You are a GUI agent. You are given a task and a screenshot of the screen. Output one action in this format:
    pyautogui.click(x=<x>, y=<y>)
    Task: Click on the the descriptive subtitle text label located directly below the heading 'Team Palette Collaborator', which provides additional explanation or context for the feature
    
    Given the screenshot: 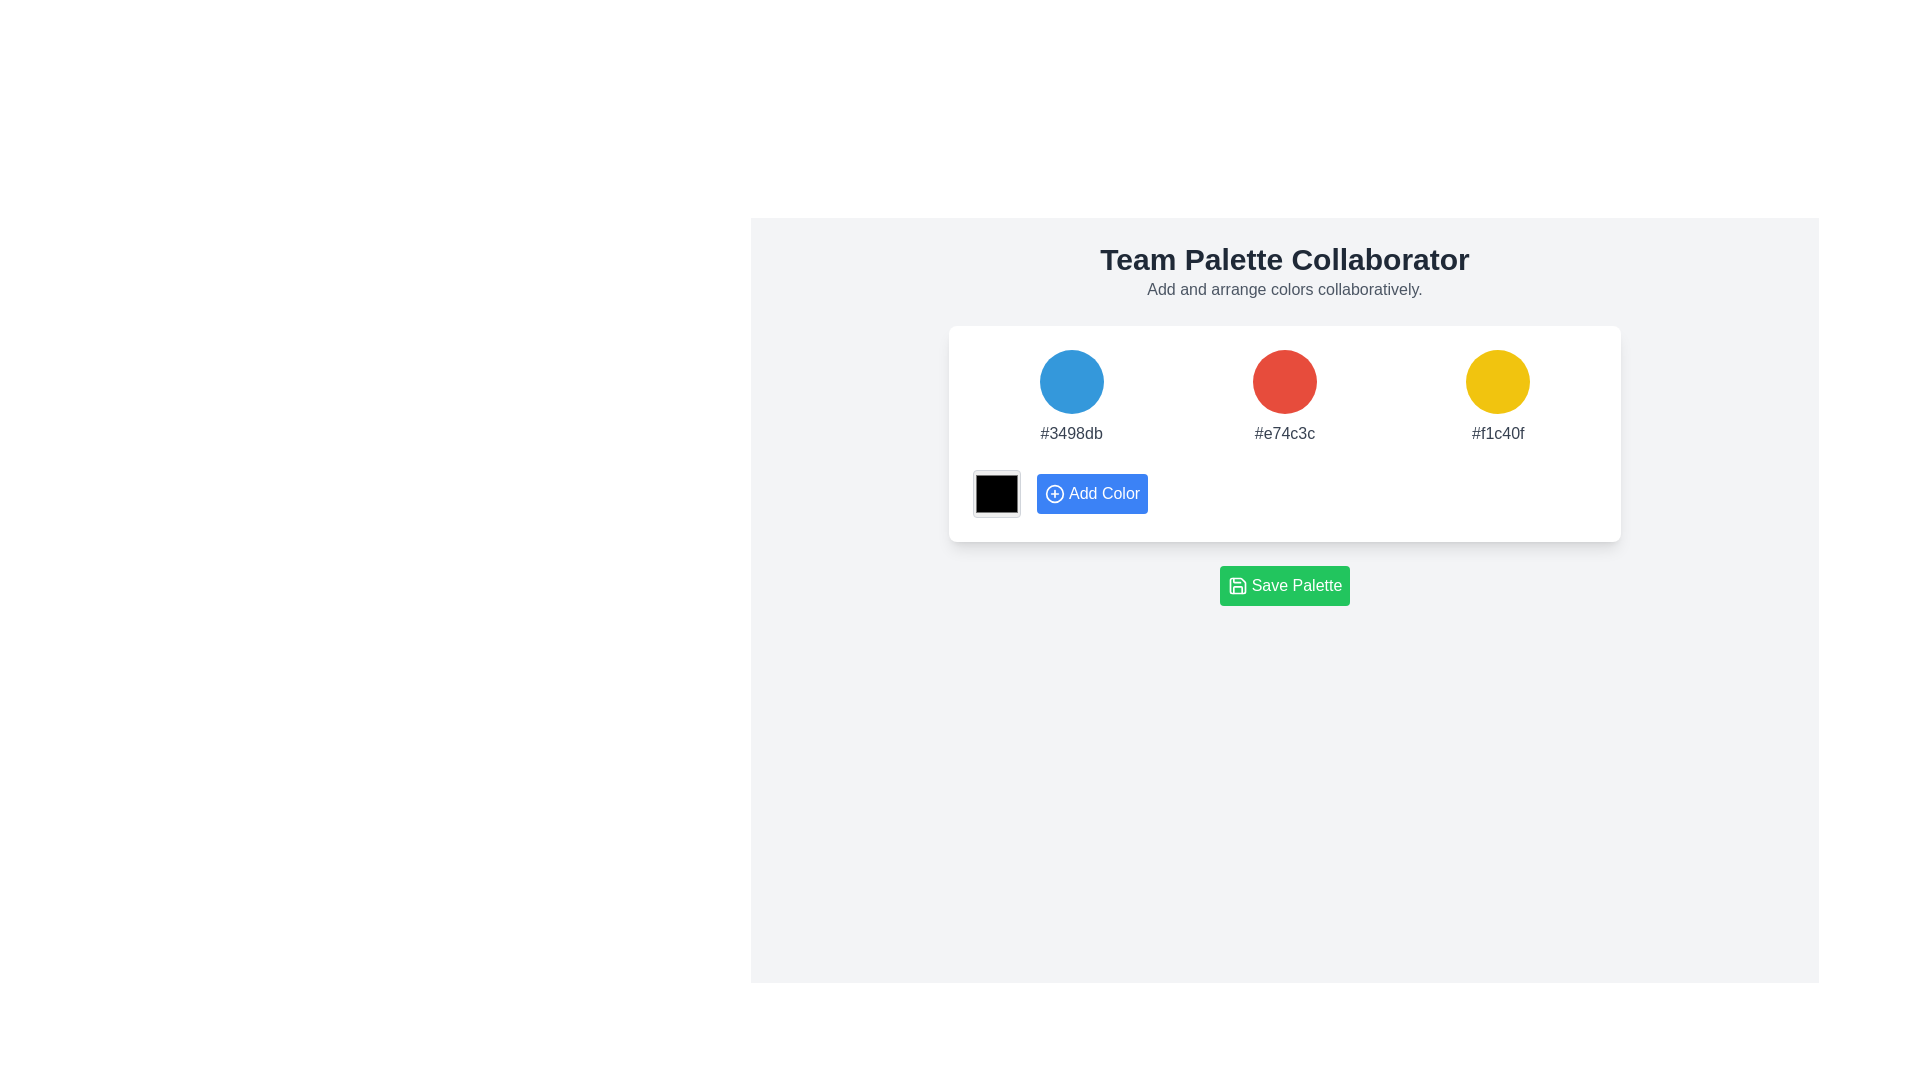 What is the action you would take?
    pyautogui.click(x=1285, y=289)
    